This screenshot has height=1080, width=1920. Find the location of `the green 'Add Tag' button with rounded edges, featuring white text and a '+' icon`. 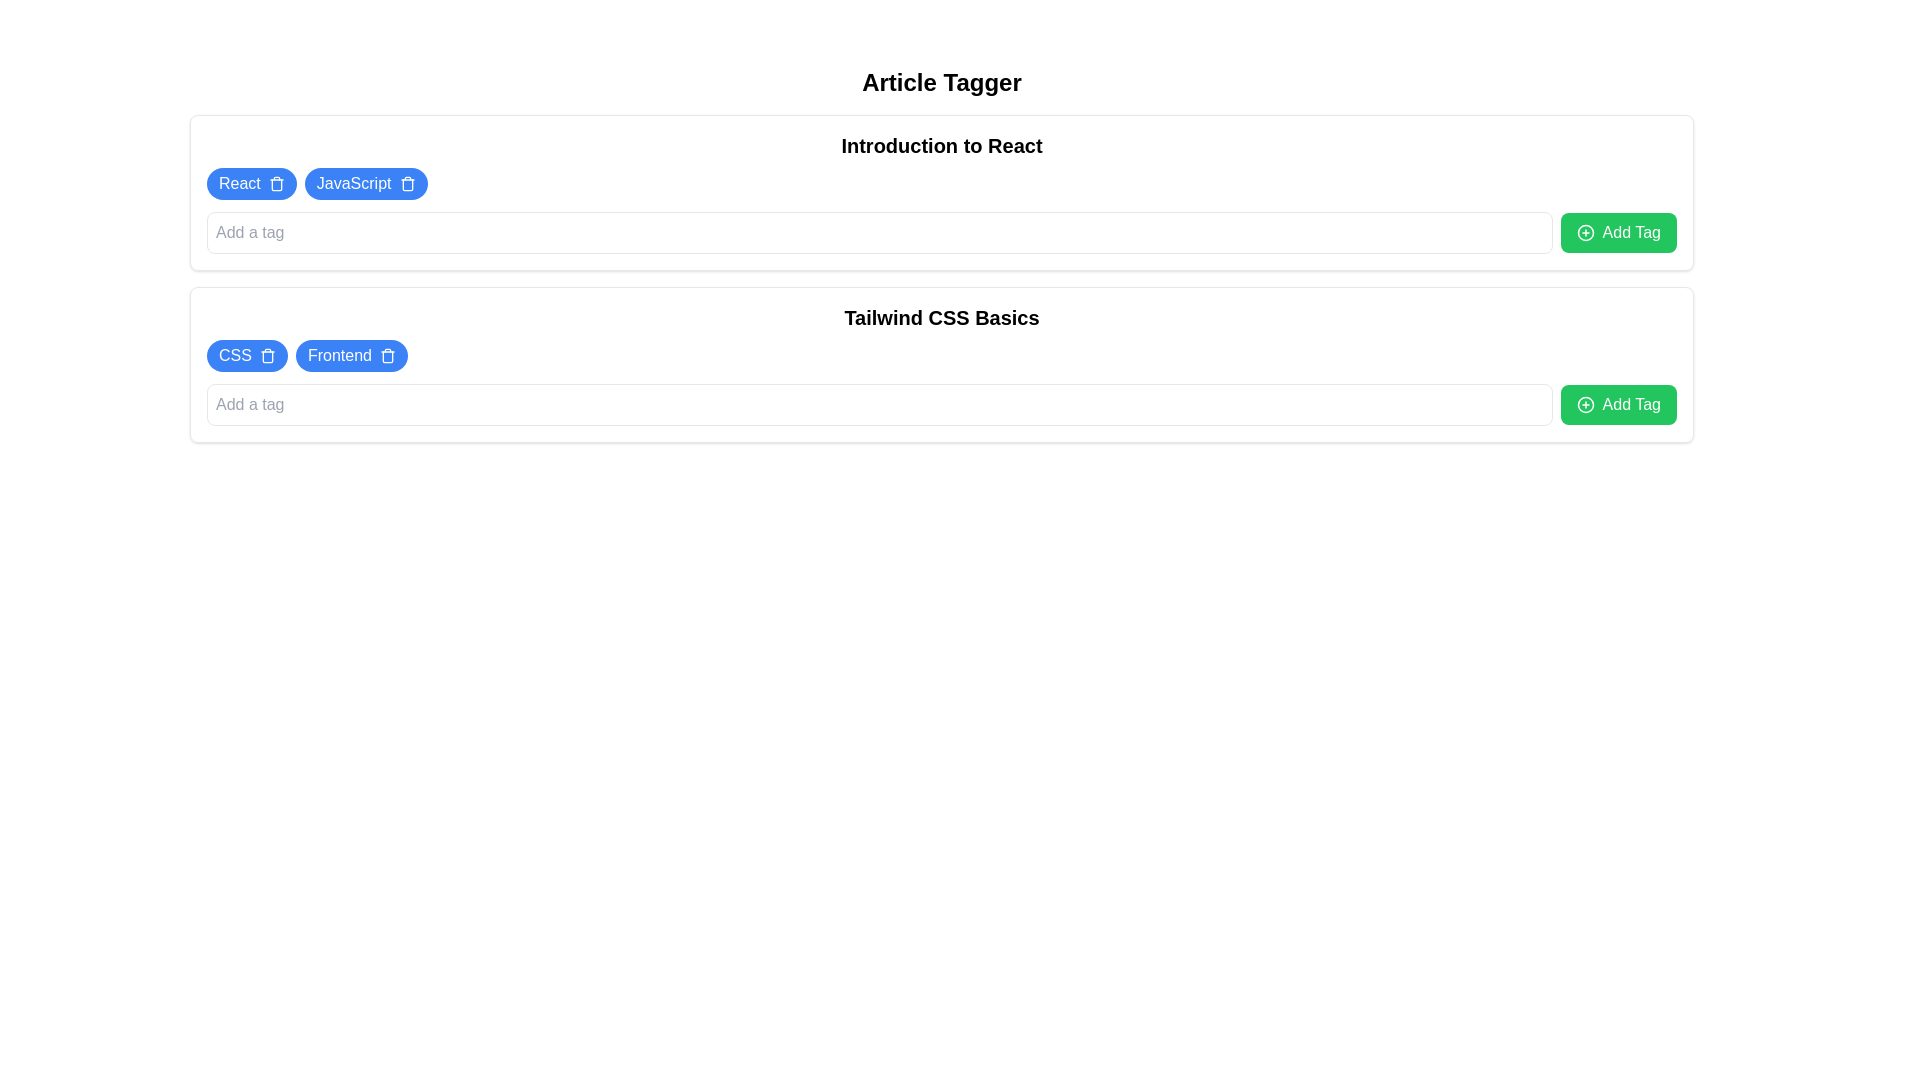

the green 'Add Tag' button with rounded edges, featuring white text and a '+' icon is located at coordinates (1618, 231).